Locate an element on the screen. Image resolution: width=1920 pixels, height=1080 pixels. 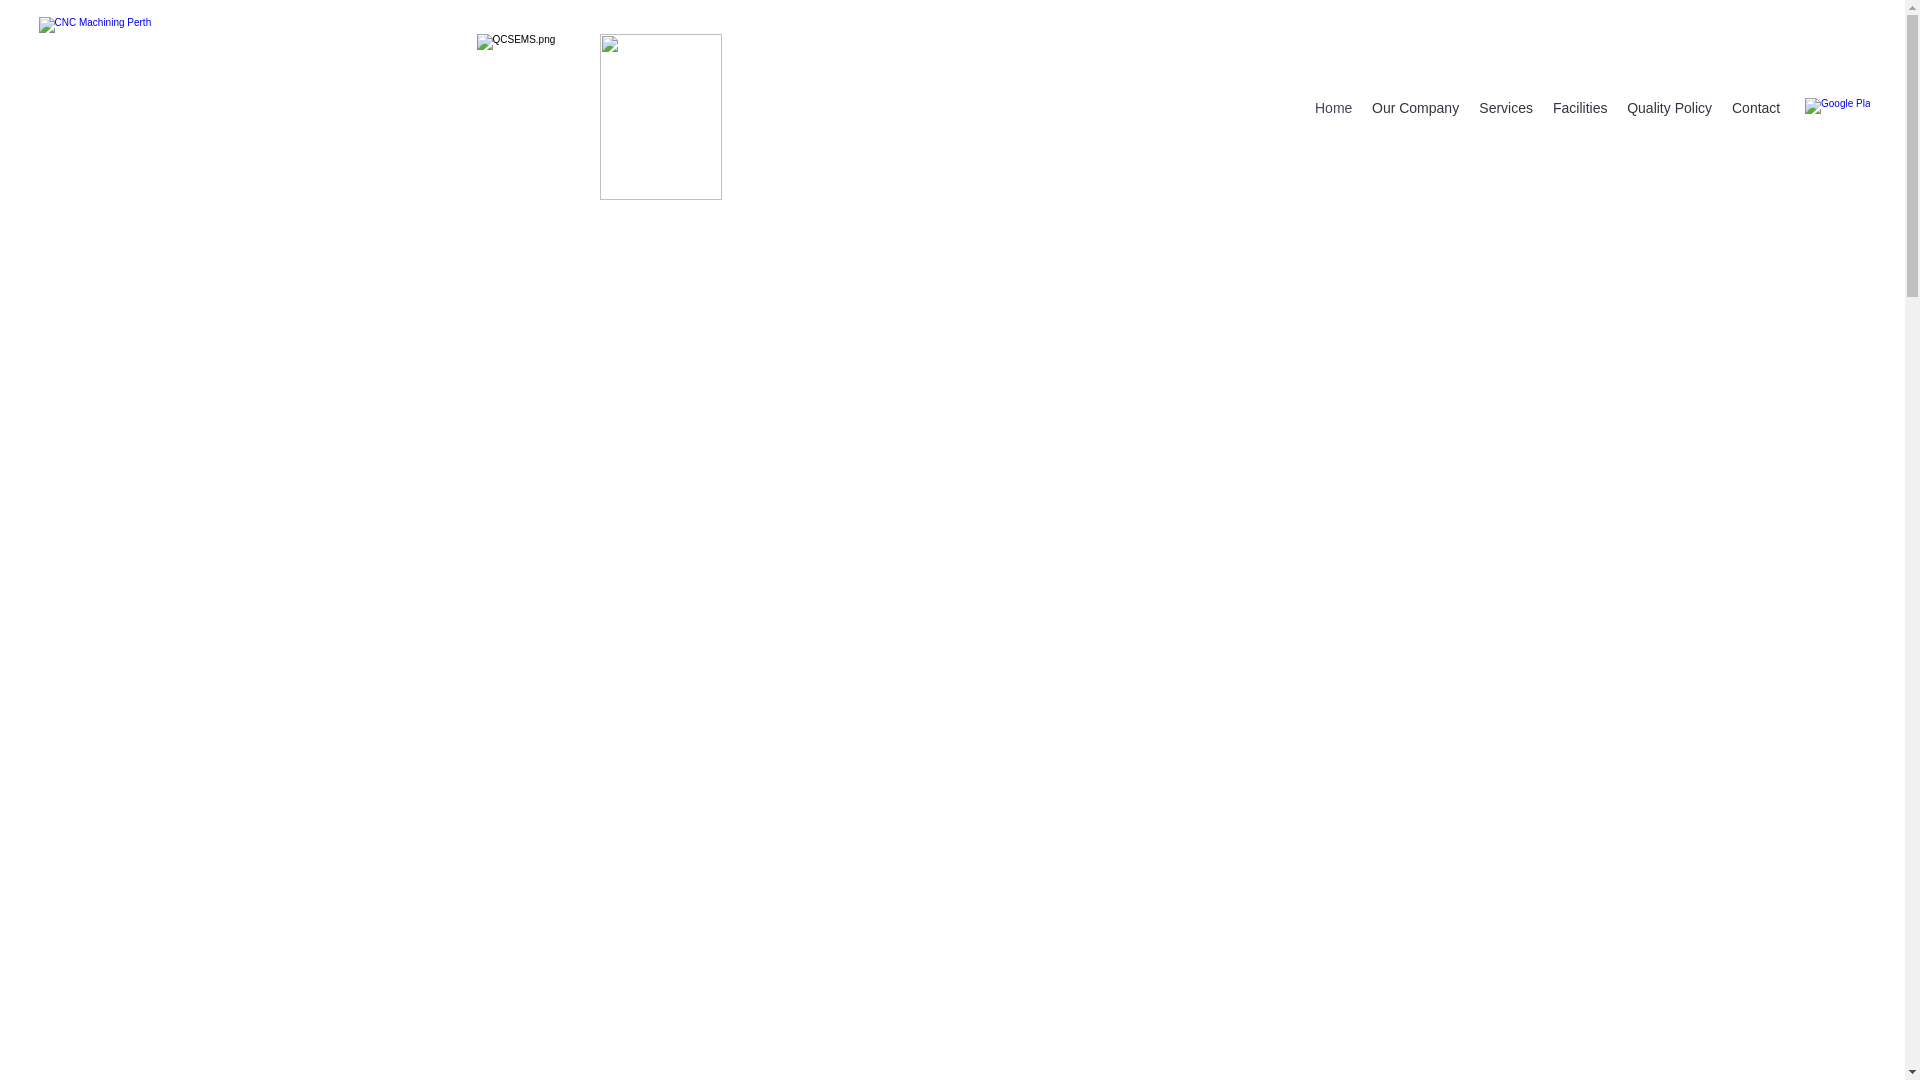
'Services' is located at coordinates (1506, 108).